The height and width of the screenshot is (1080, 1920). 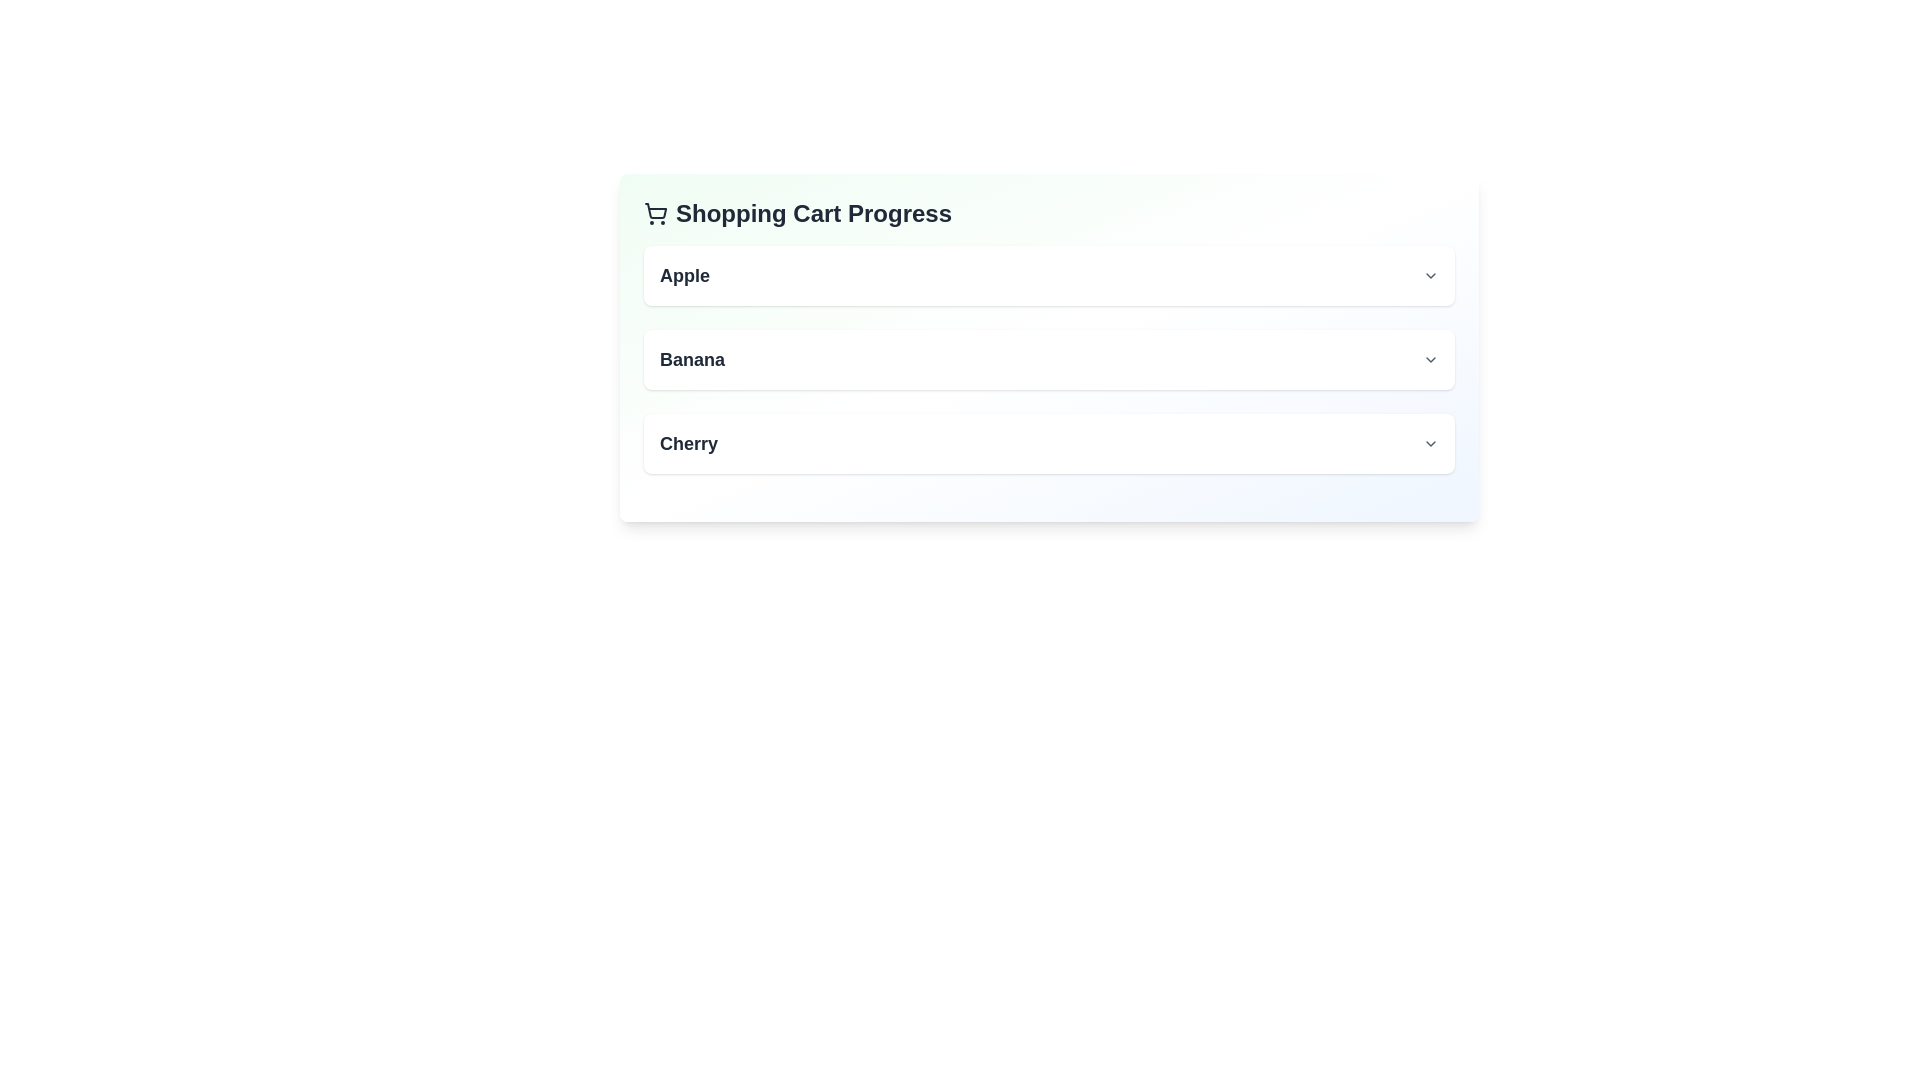 What do you see at coordinates (1429, 276) in the screenshot?
I see `the Dropdown indicator (chevron icon) next to the 'Apple' label to change its color` at bounding box center [1429, 276].